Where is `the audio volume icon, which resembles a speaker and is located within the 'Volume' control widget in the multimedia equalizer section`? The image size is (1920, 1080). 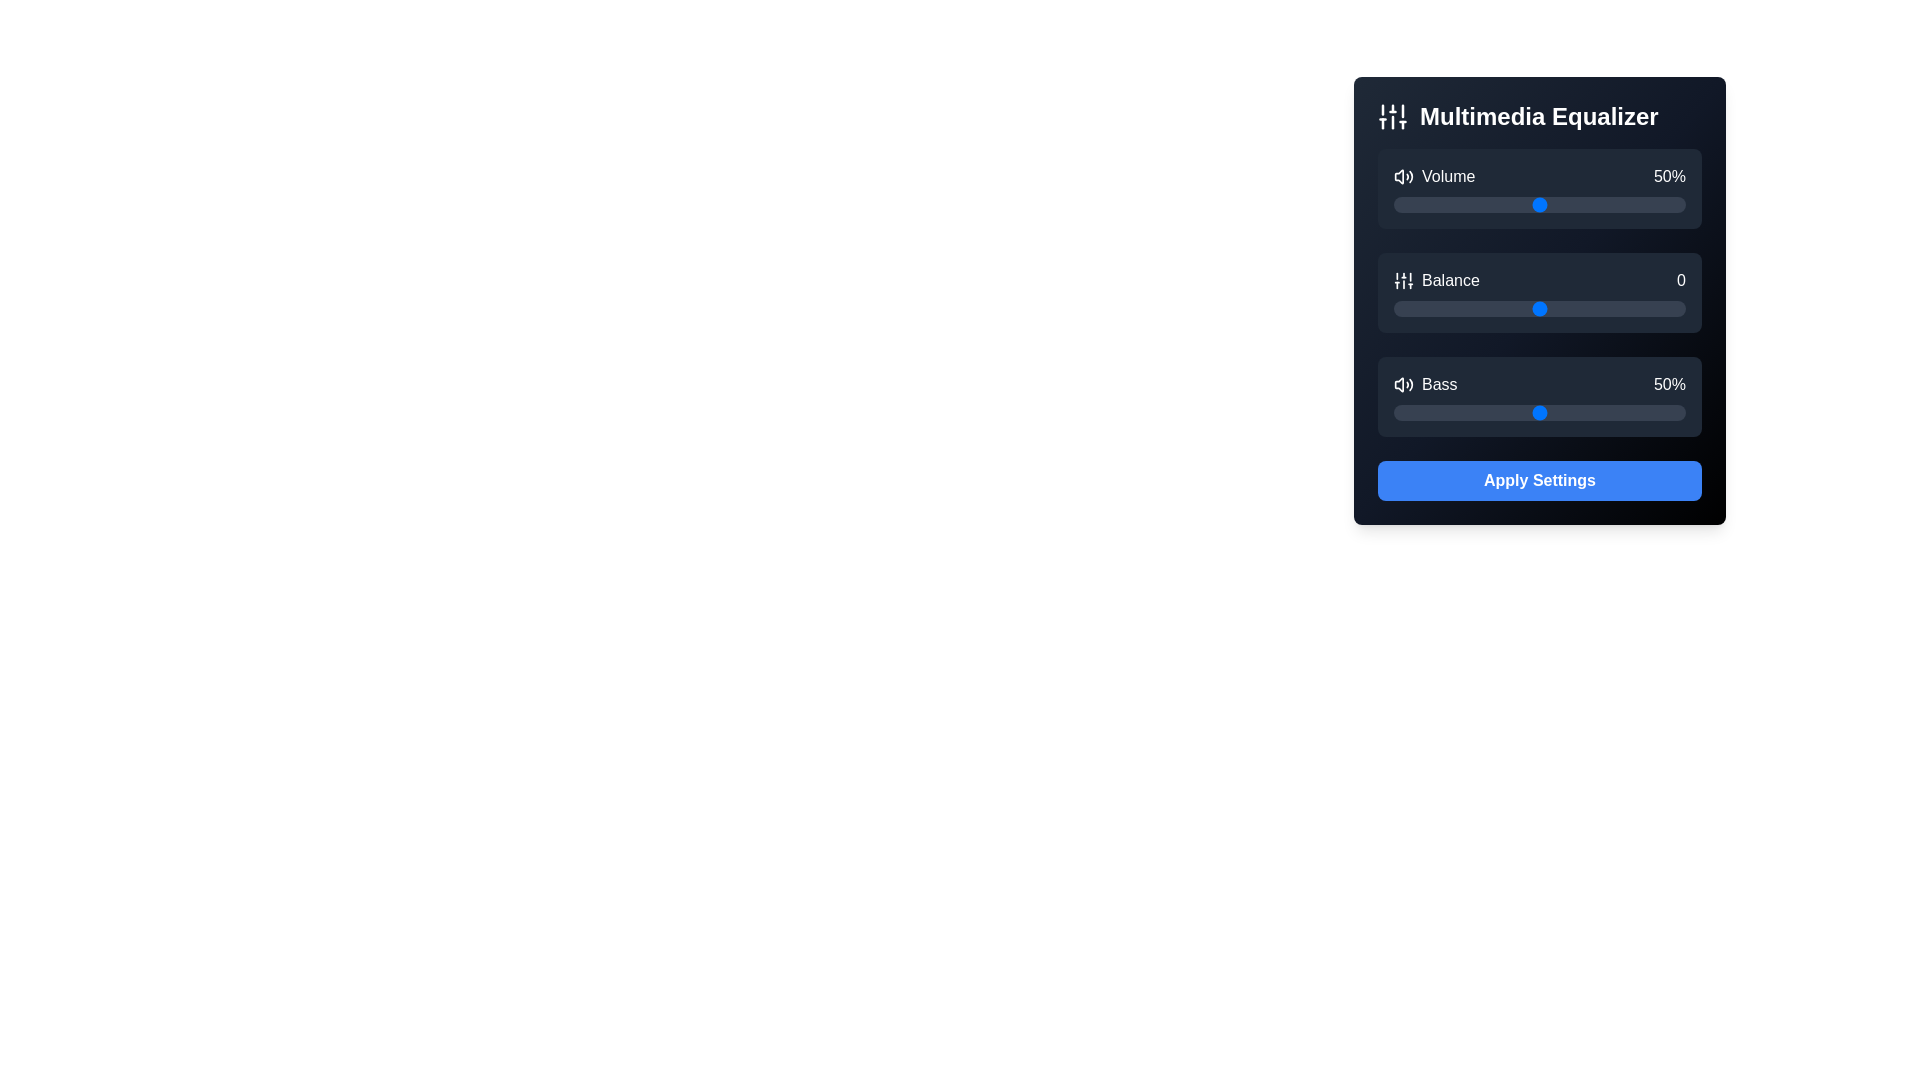 the audio volume icon, which resembles a speaker and is located within the 'Volume' control widget in the multimedia equalizer section is located at coordinates (1398, 176).